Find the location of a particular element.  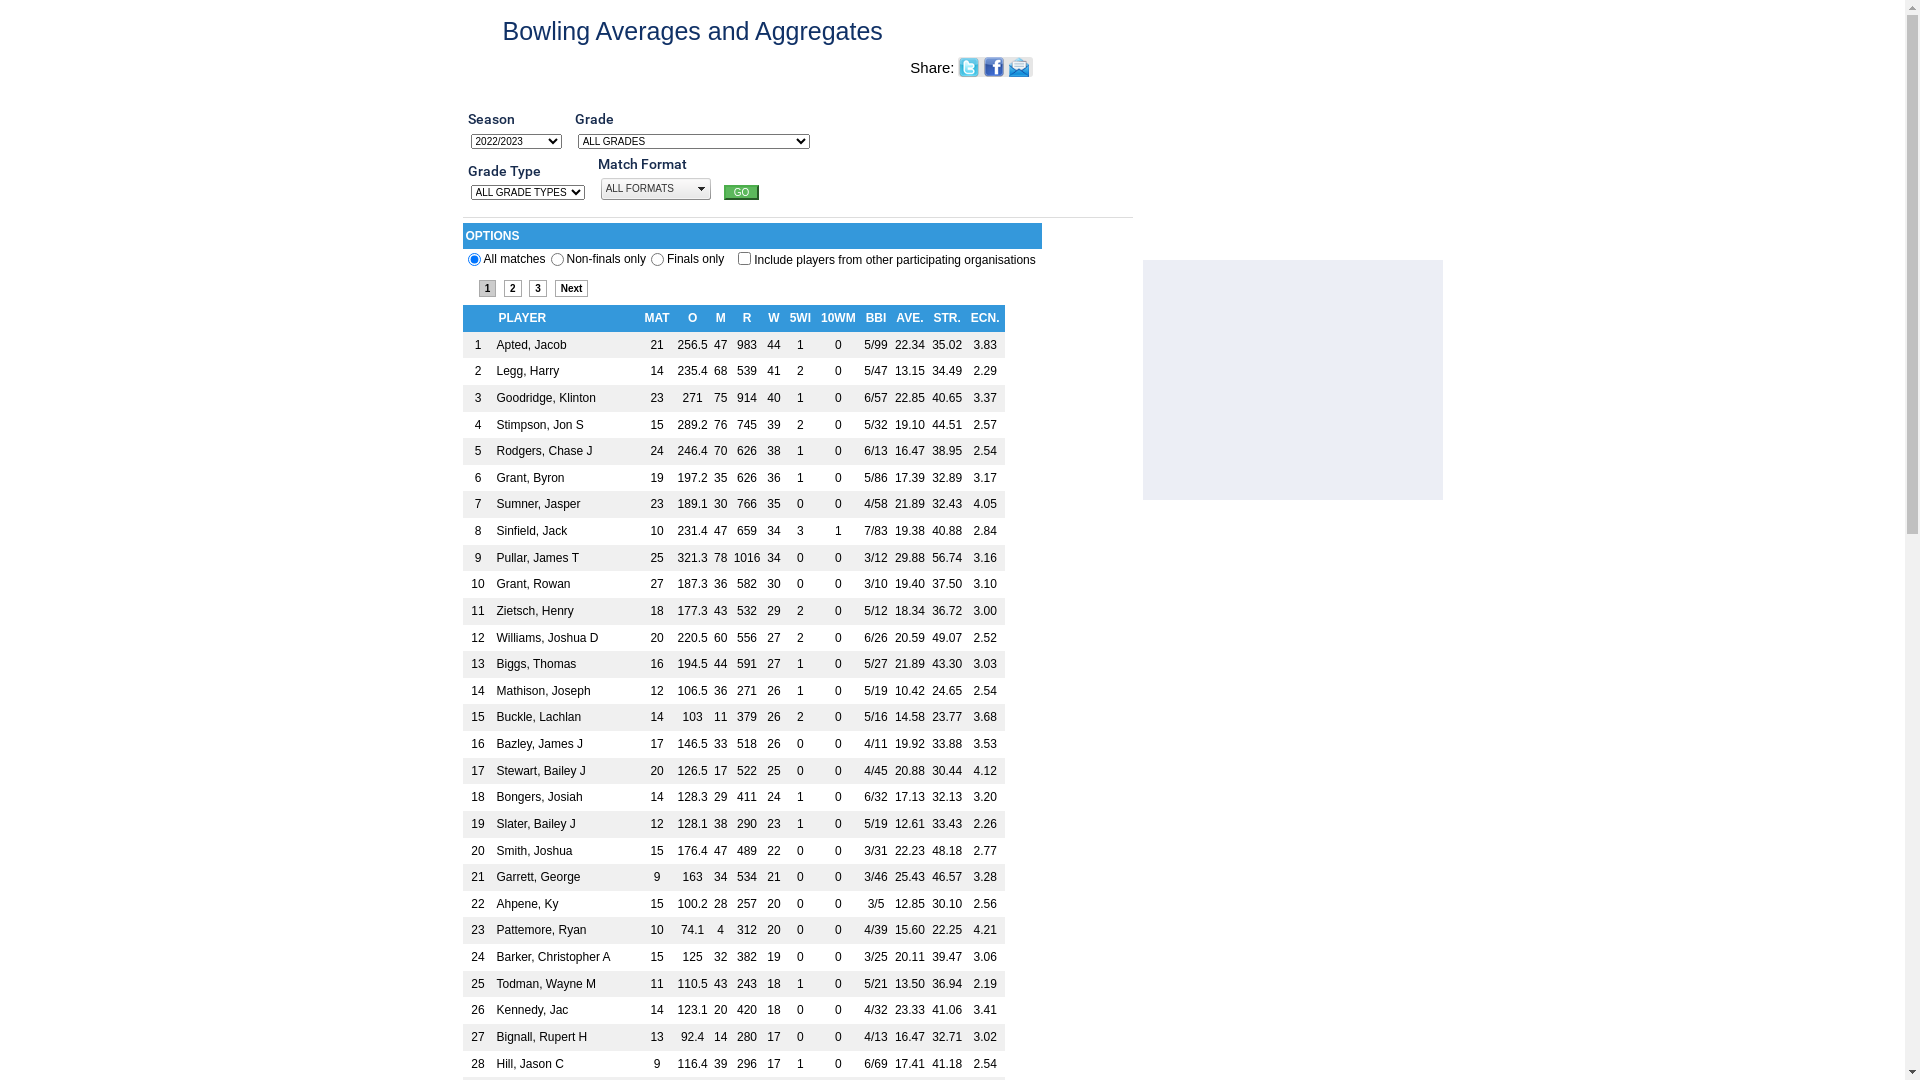

'ECN.' is located at coordinates (969, 316).